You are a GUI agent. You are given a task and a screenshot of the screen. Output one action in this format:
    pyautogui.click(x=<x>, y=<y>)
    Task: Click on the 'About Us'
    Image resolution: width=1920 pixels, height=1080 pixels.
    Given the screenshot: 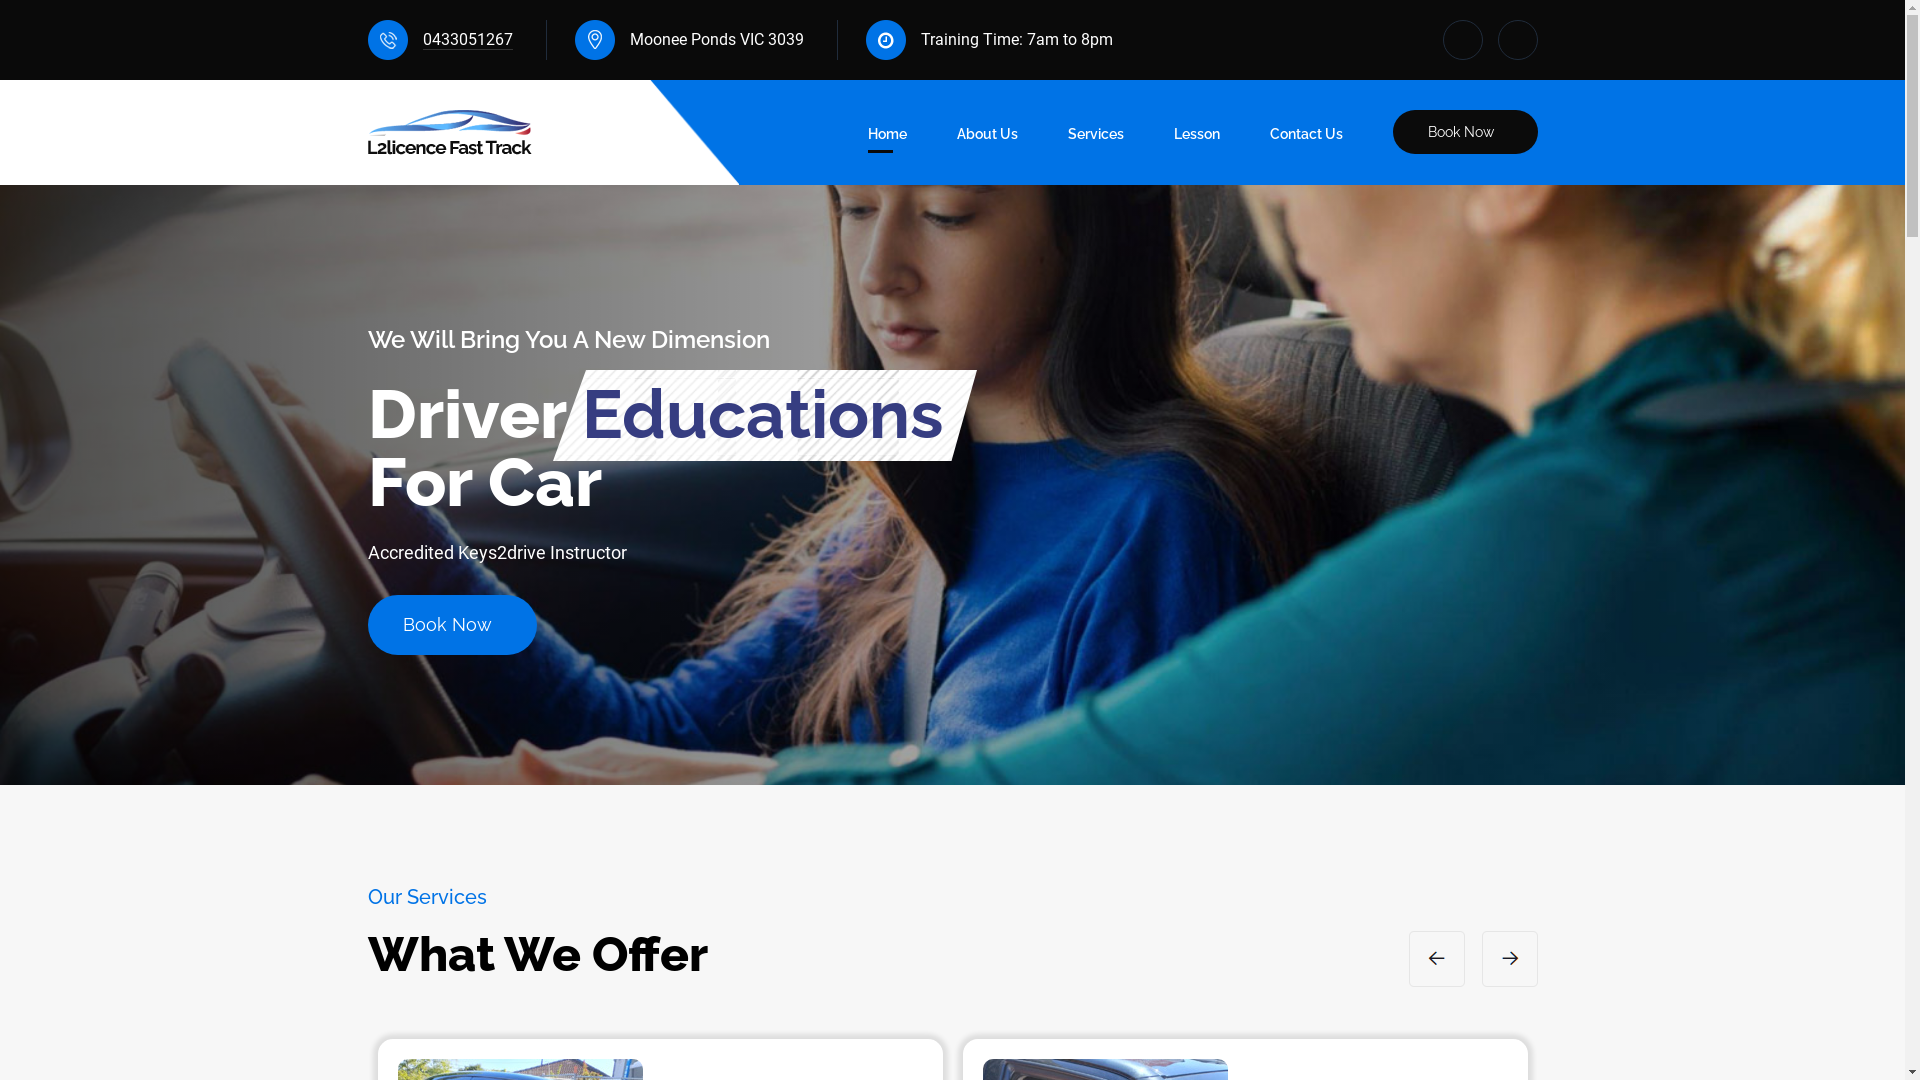 What is the action you would take?
    pyautogui.click(x=986, y=137)
    